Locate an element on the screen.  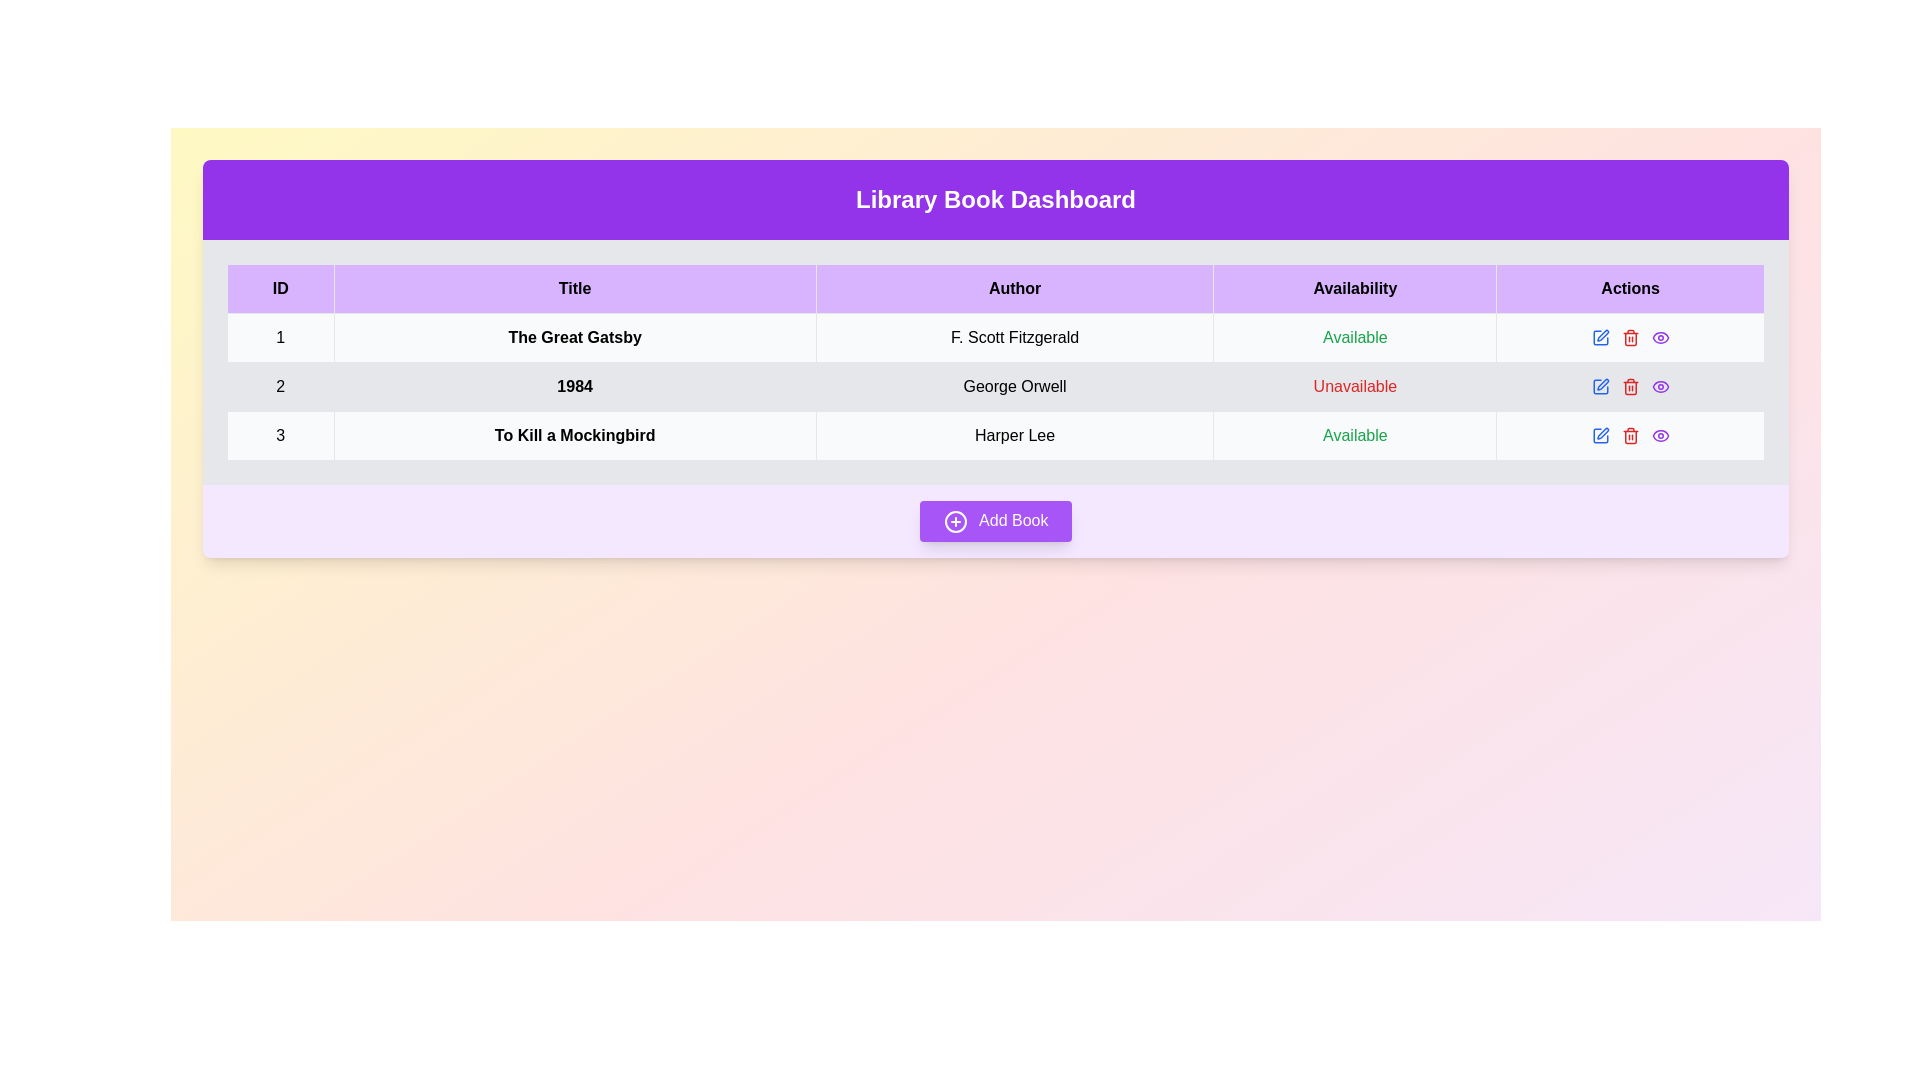
the edit icon, which is a pen surrounded by a square outline, located in the 'Actions' column of the second row, aligned with the book titled '1984' is located at coordinates (1602, 384).